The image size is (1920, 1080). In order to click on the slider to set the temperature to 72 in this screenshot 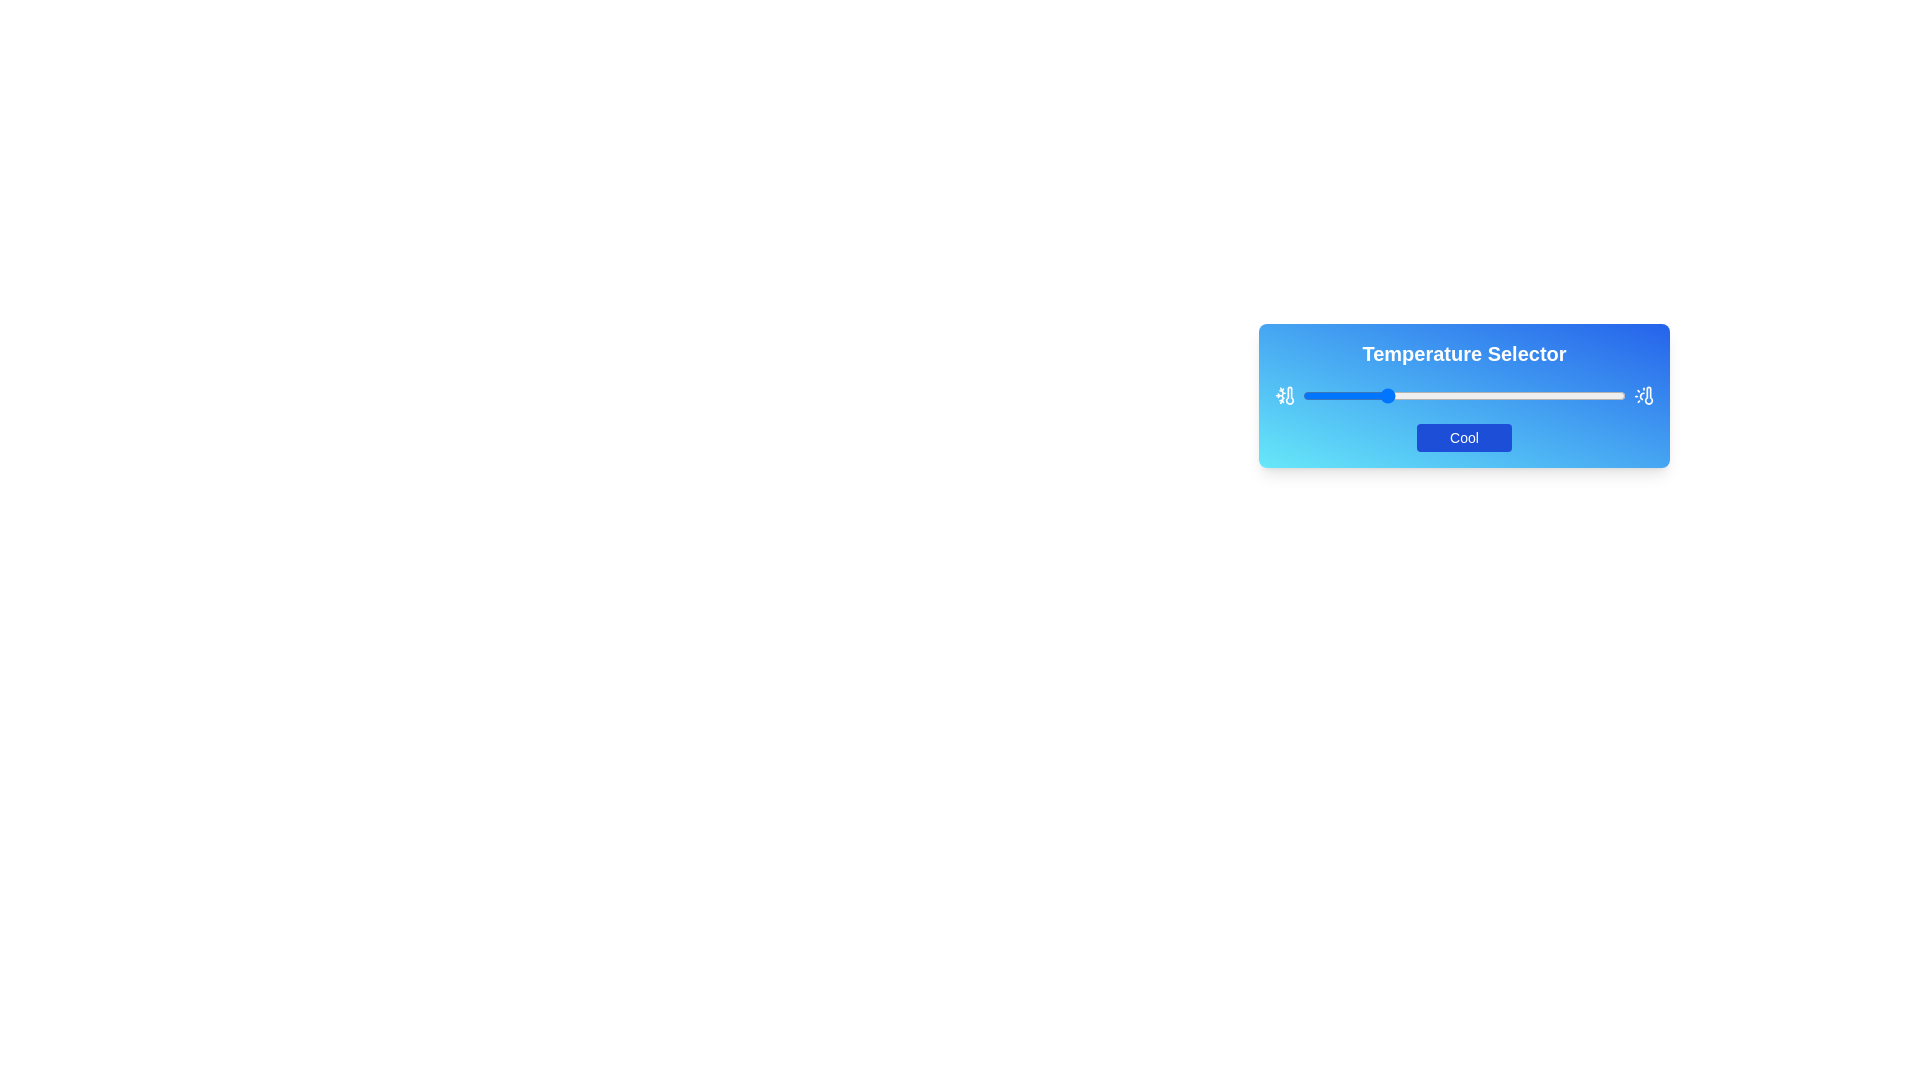, I will do `click(1534, 396)`.